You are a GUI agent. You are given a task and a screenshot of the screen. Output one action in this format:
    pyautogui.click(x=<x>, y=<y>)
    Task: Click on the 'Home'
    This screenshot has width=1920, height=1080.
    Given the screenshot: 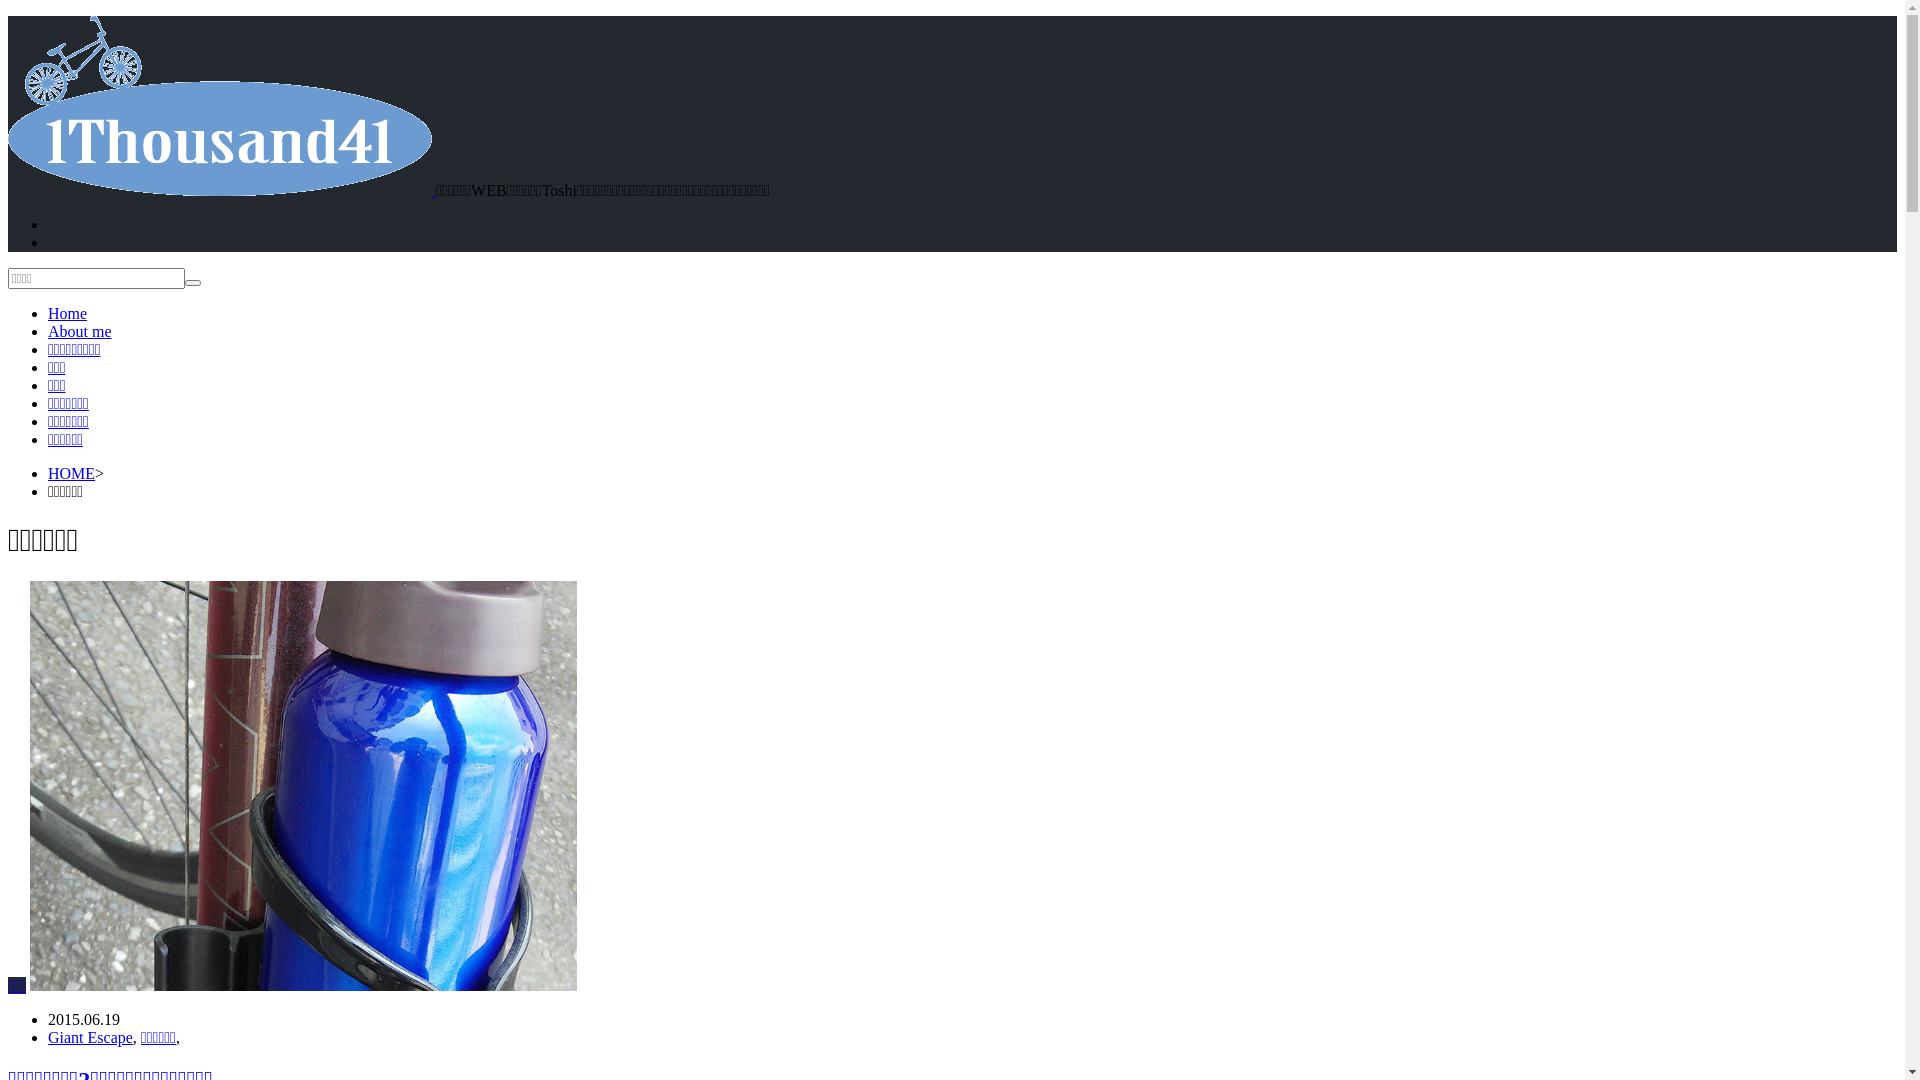 What is the action you would take?
    pyautogui.click(x=48, y=313)
    